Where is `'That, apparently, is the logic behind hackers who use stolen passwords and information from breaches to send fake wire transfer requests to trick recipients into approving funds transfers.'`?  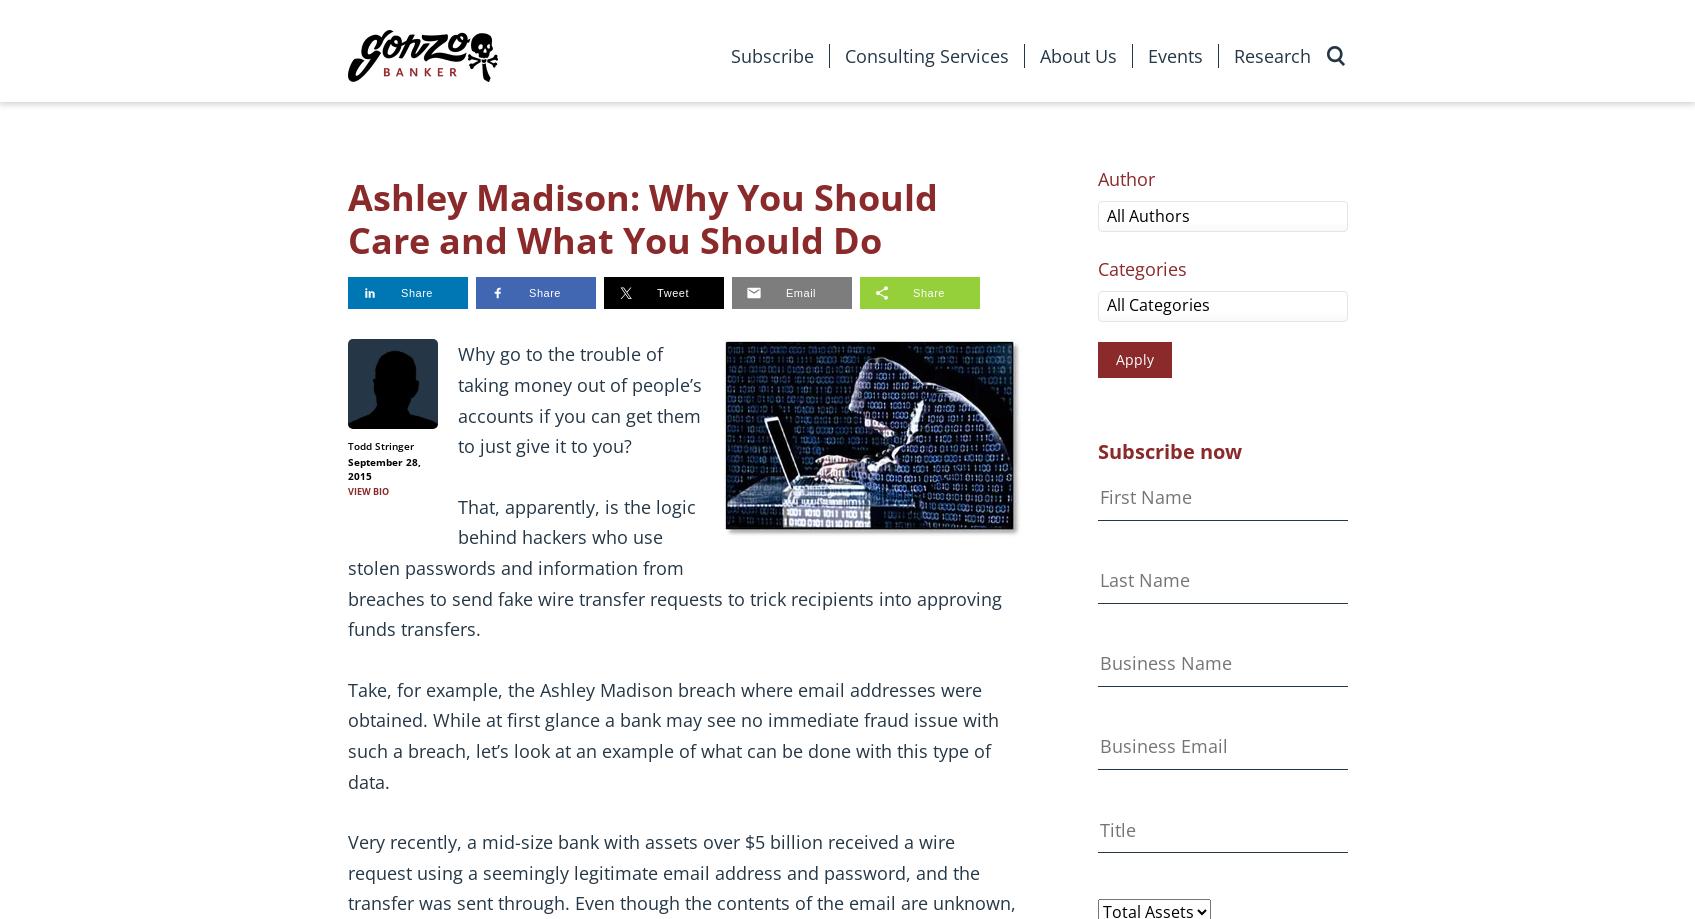 'That, apparently, is the logic behind hackers who use stolen passwords and information from breaches to send fake wire transfer requests to trick recipients into approving funds transfers.' is located at coordinates (673, 567).